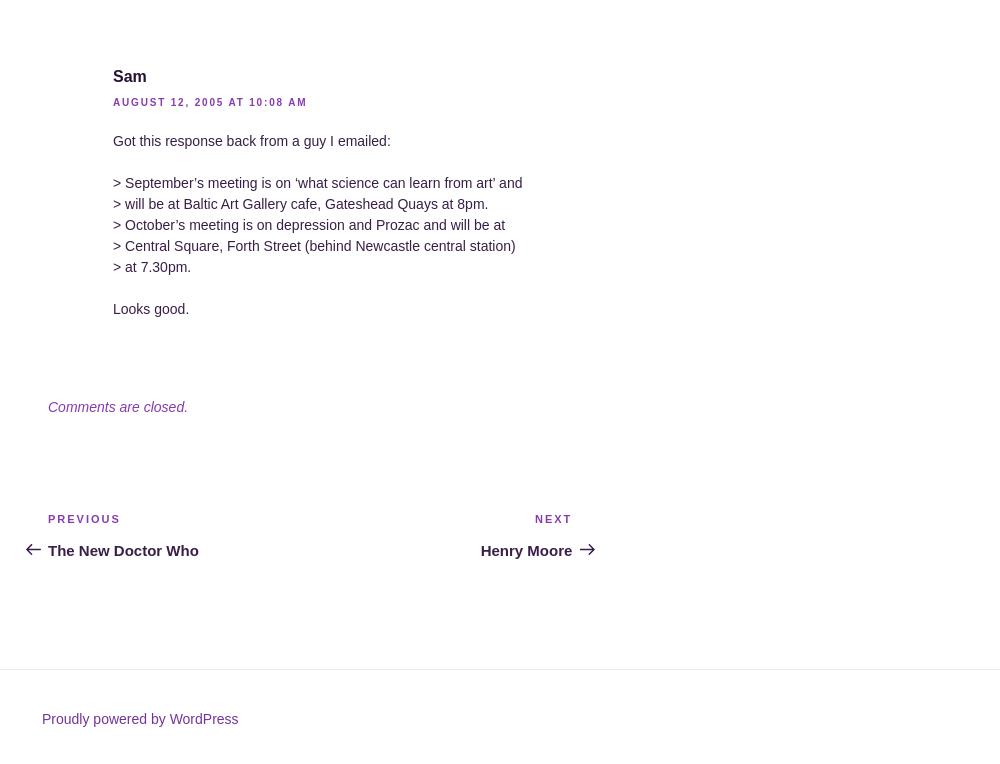 This screenshot has width=1000, height=764. What do you see at coordinates (553, 517) in the screenshot?
I see `'Next'` at bounding box center [553, 517].